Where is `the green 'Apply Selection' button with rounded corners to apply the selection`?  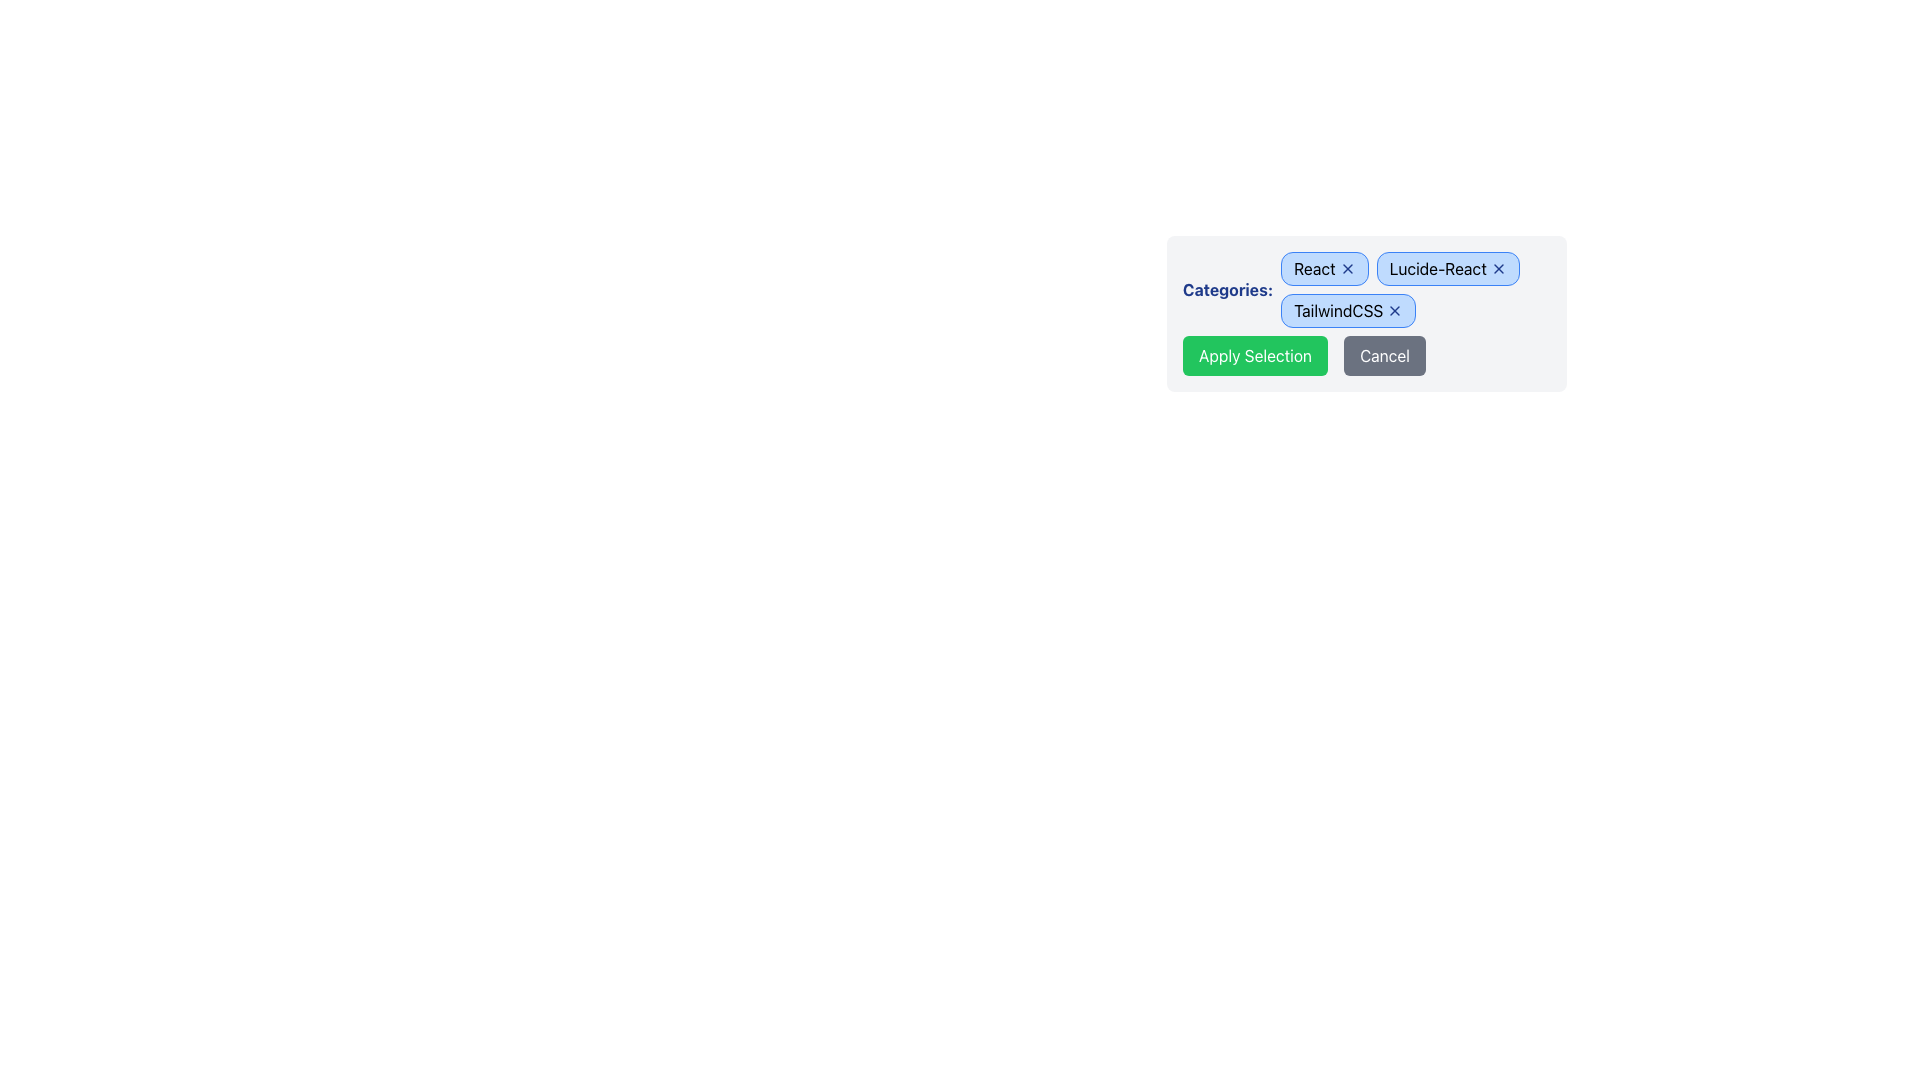
the green 'Apply Selection' button with rounded corners to apply the selection is located at coordinates (1254, 354).